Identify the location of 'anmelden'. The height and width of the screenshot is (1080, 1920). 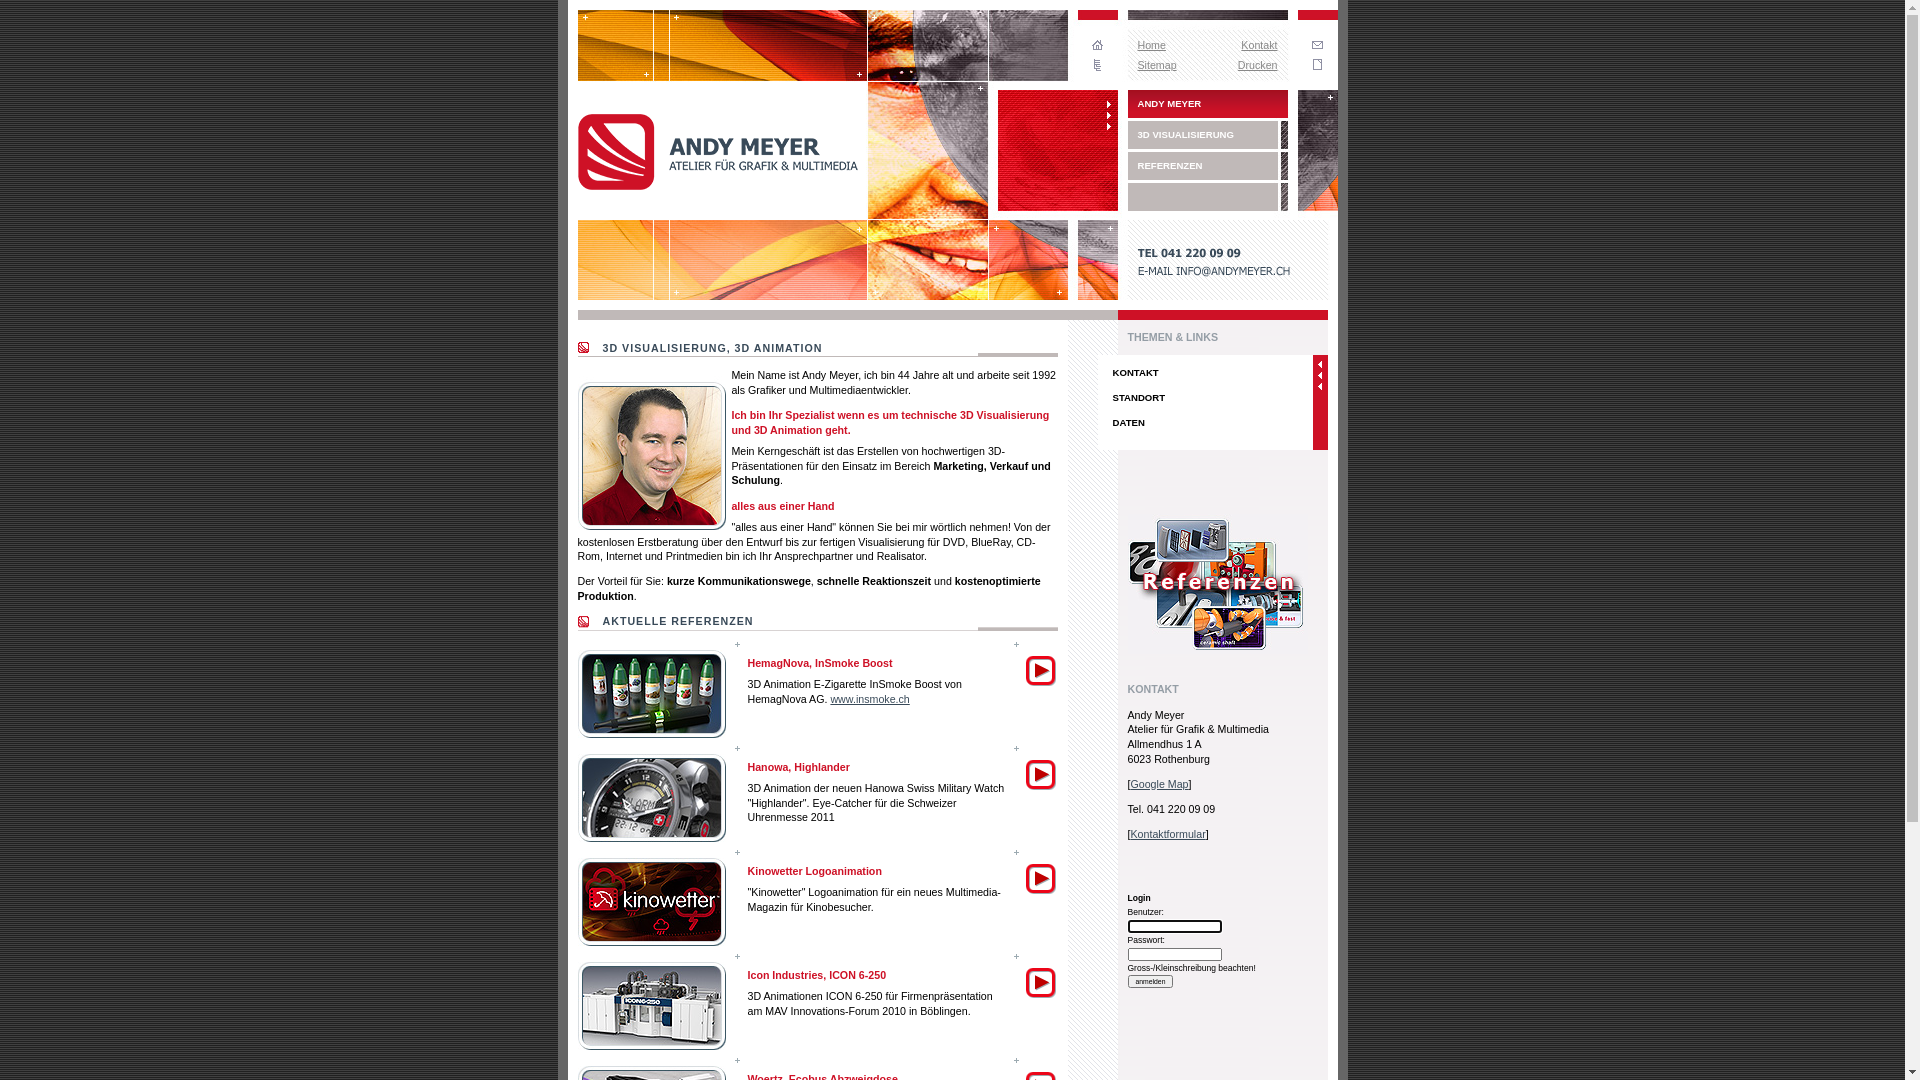
(1151, 980).